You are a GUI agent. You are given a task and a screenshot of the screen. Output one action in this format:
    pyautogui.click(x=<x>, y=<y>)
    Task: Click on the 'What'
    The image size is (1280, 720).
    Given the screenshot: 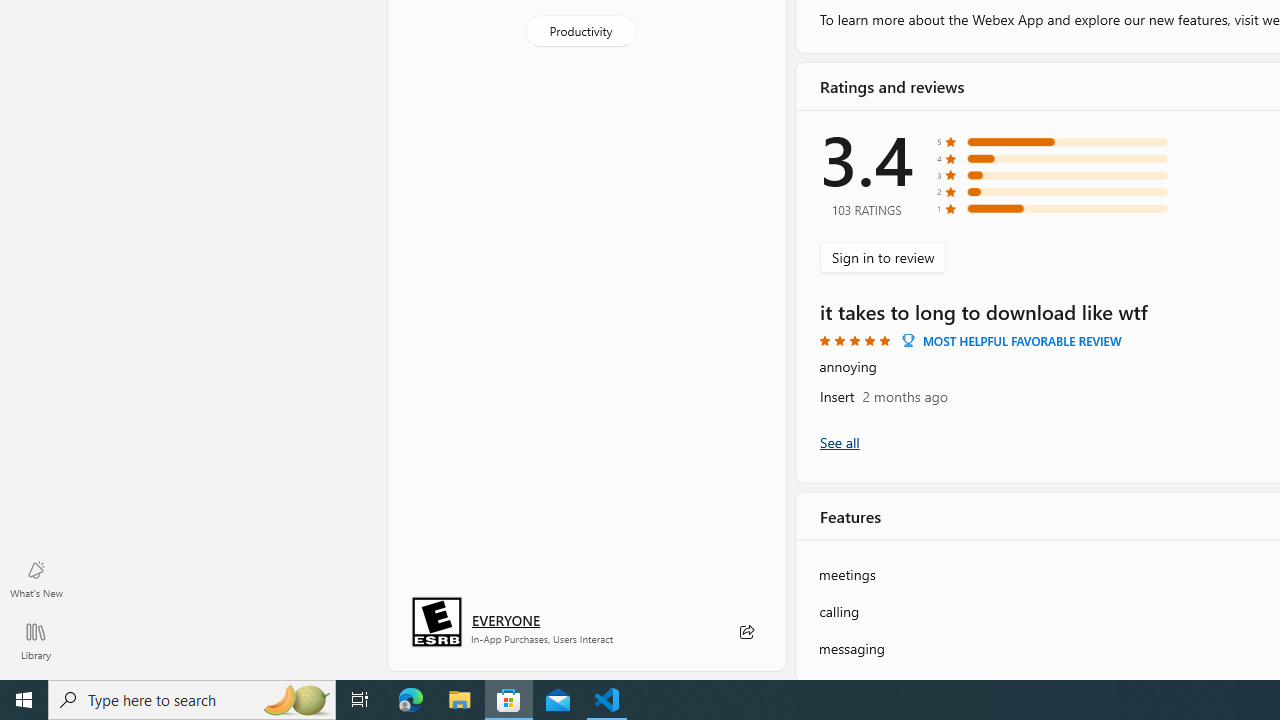 What is the action you would take?
    pyautogui.click(x=35, y=578)
    